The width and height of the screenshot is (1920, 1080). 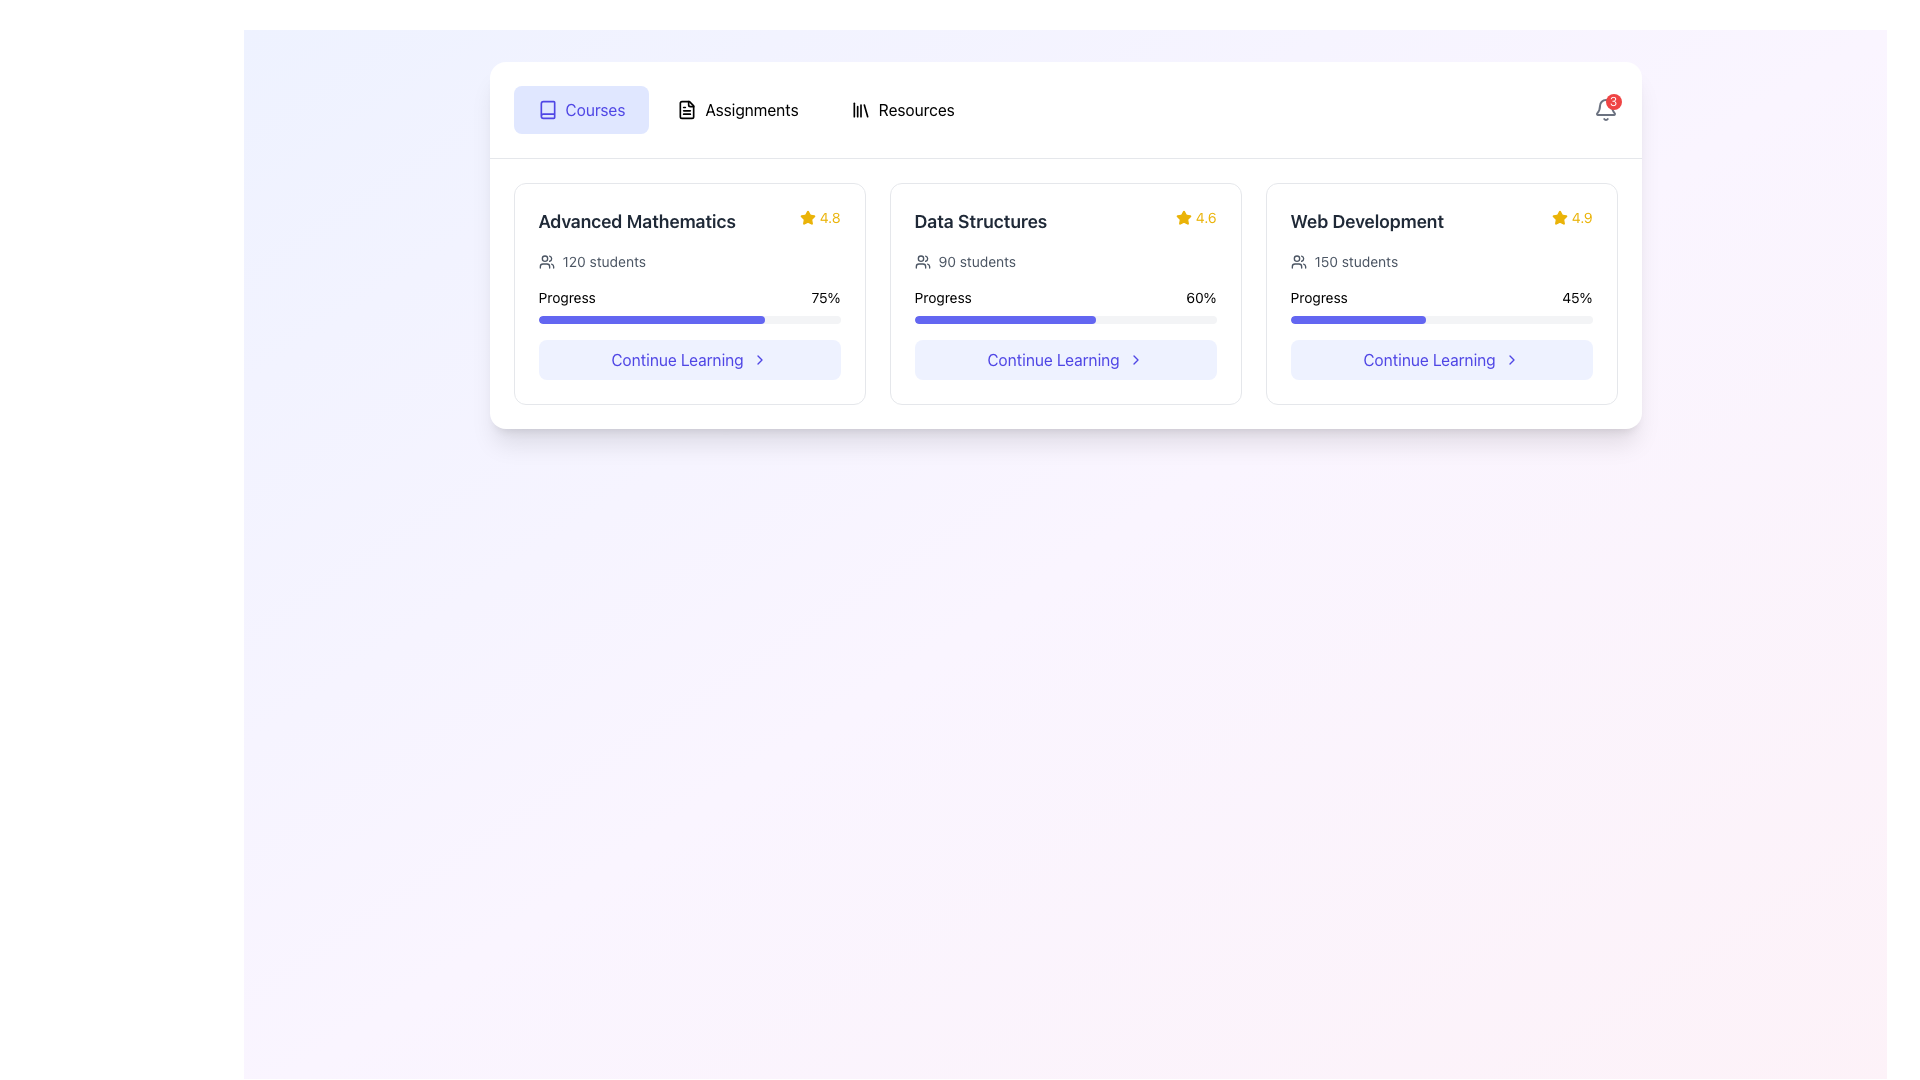 I want to click on the icon located in the navigation bar next to the 'Assignments' label, which serves as a visual identifier for the 'Assignments' section, so click(x=687, y=110).